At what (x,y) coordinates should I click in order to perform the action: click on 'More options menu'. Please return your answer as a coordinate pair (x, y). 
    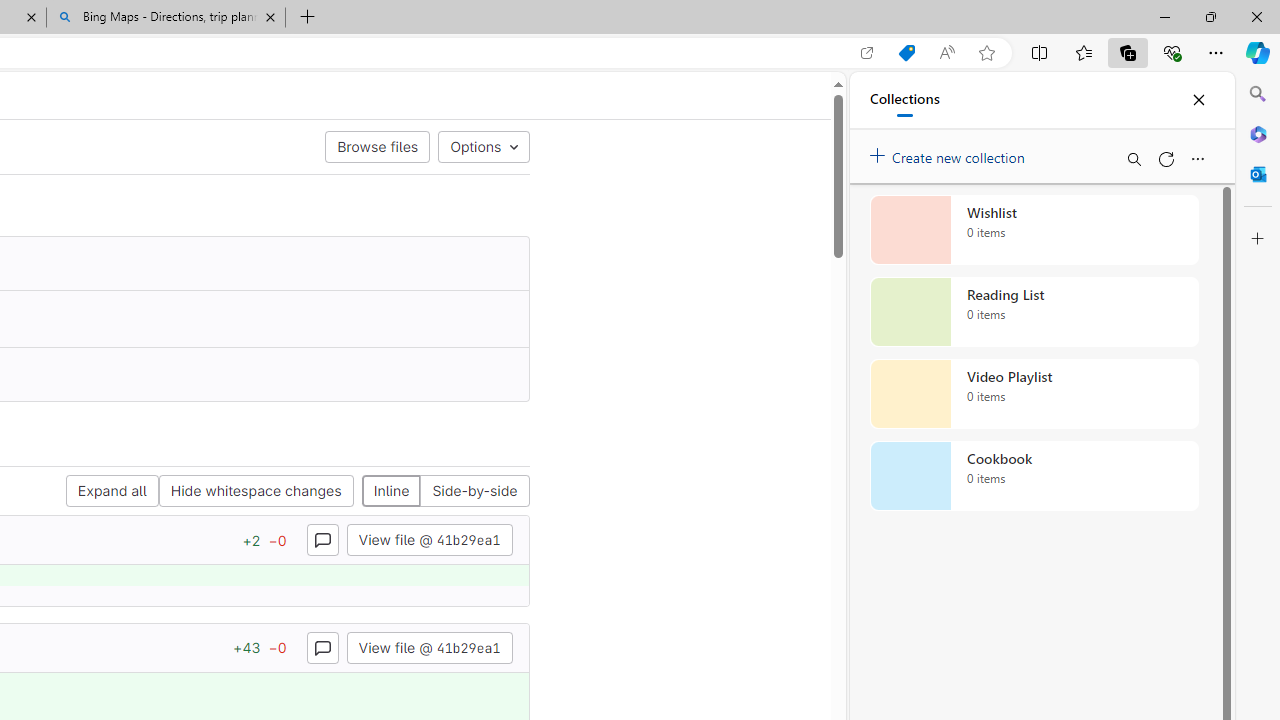
    Looking at the image, I should click on (1197, 158).